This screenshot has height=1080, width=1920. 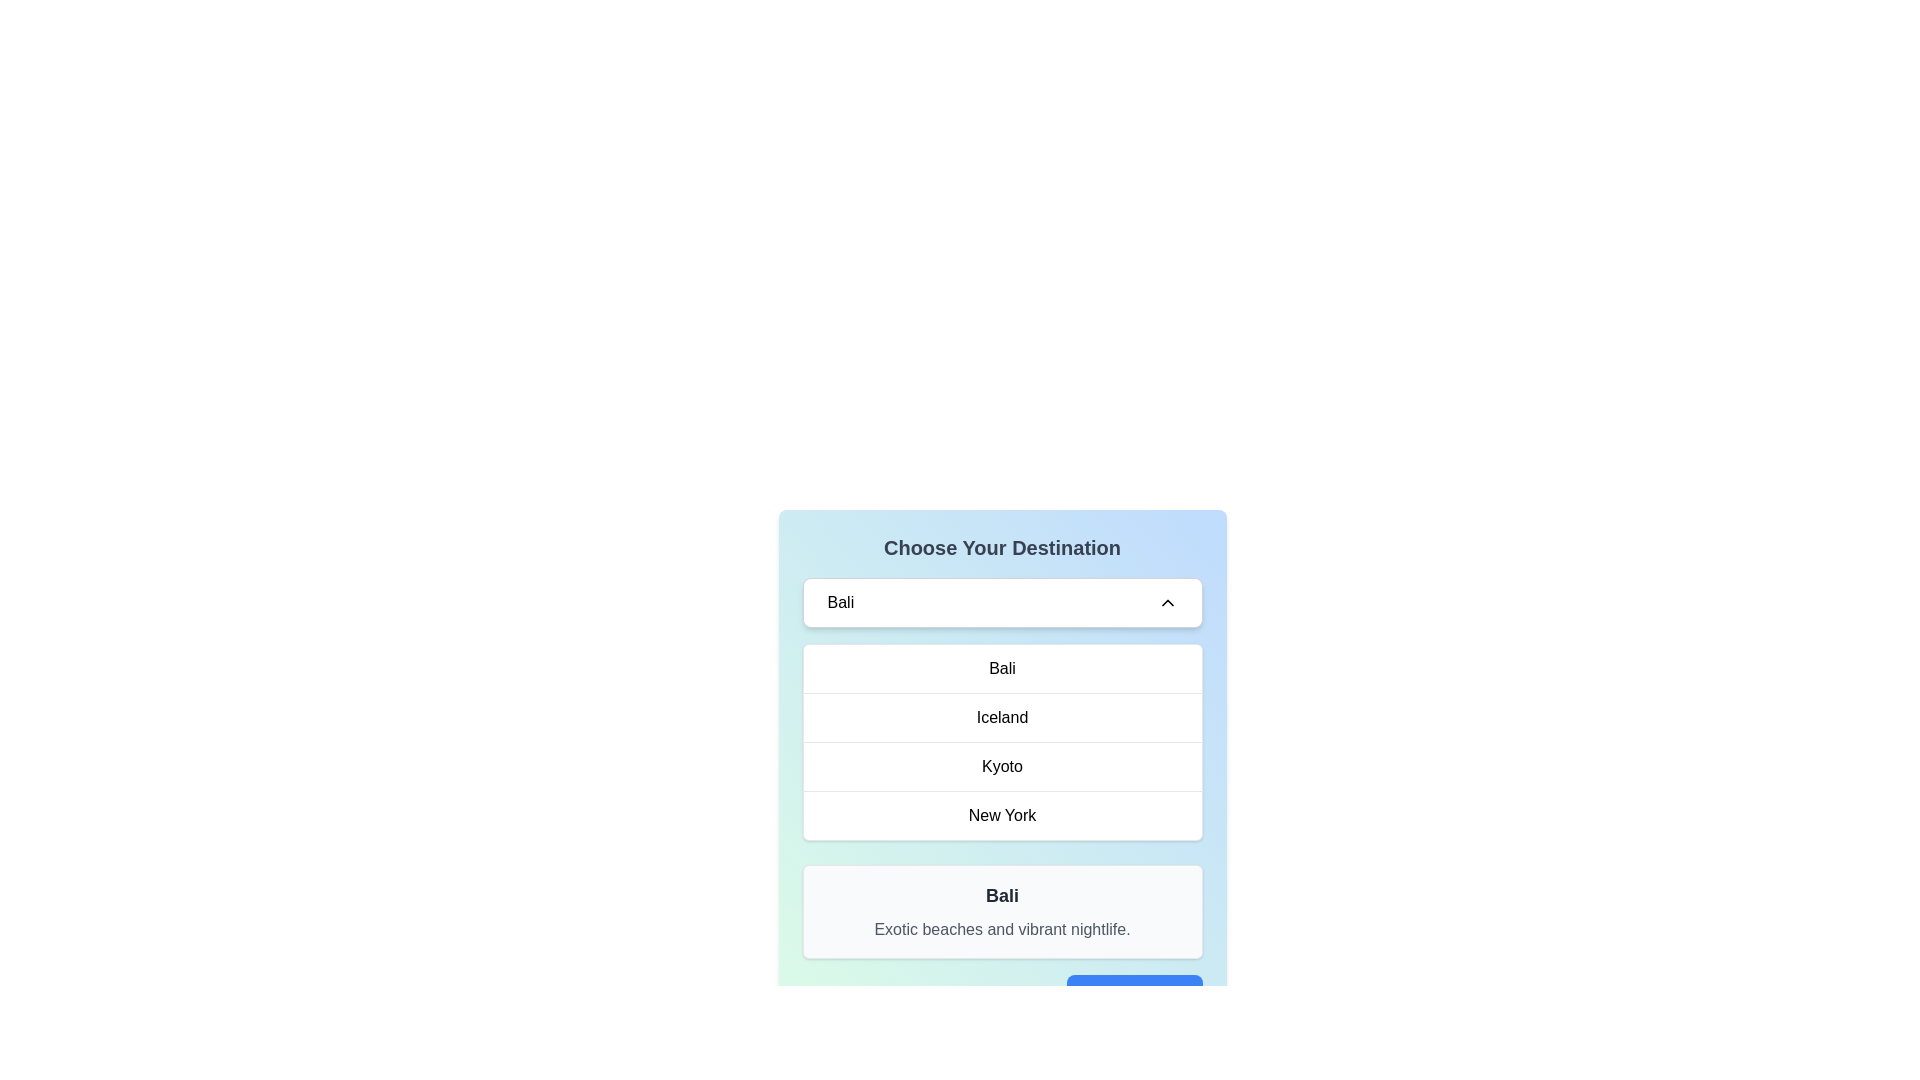 What do you see at coordinates (1002, 894) in the screenshot?
I see `text label displaying 'Bali', which is styled in bold and large font, positioned above the description text in a rounded light gray card` at bounding box center [1002, 894].